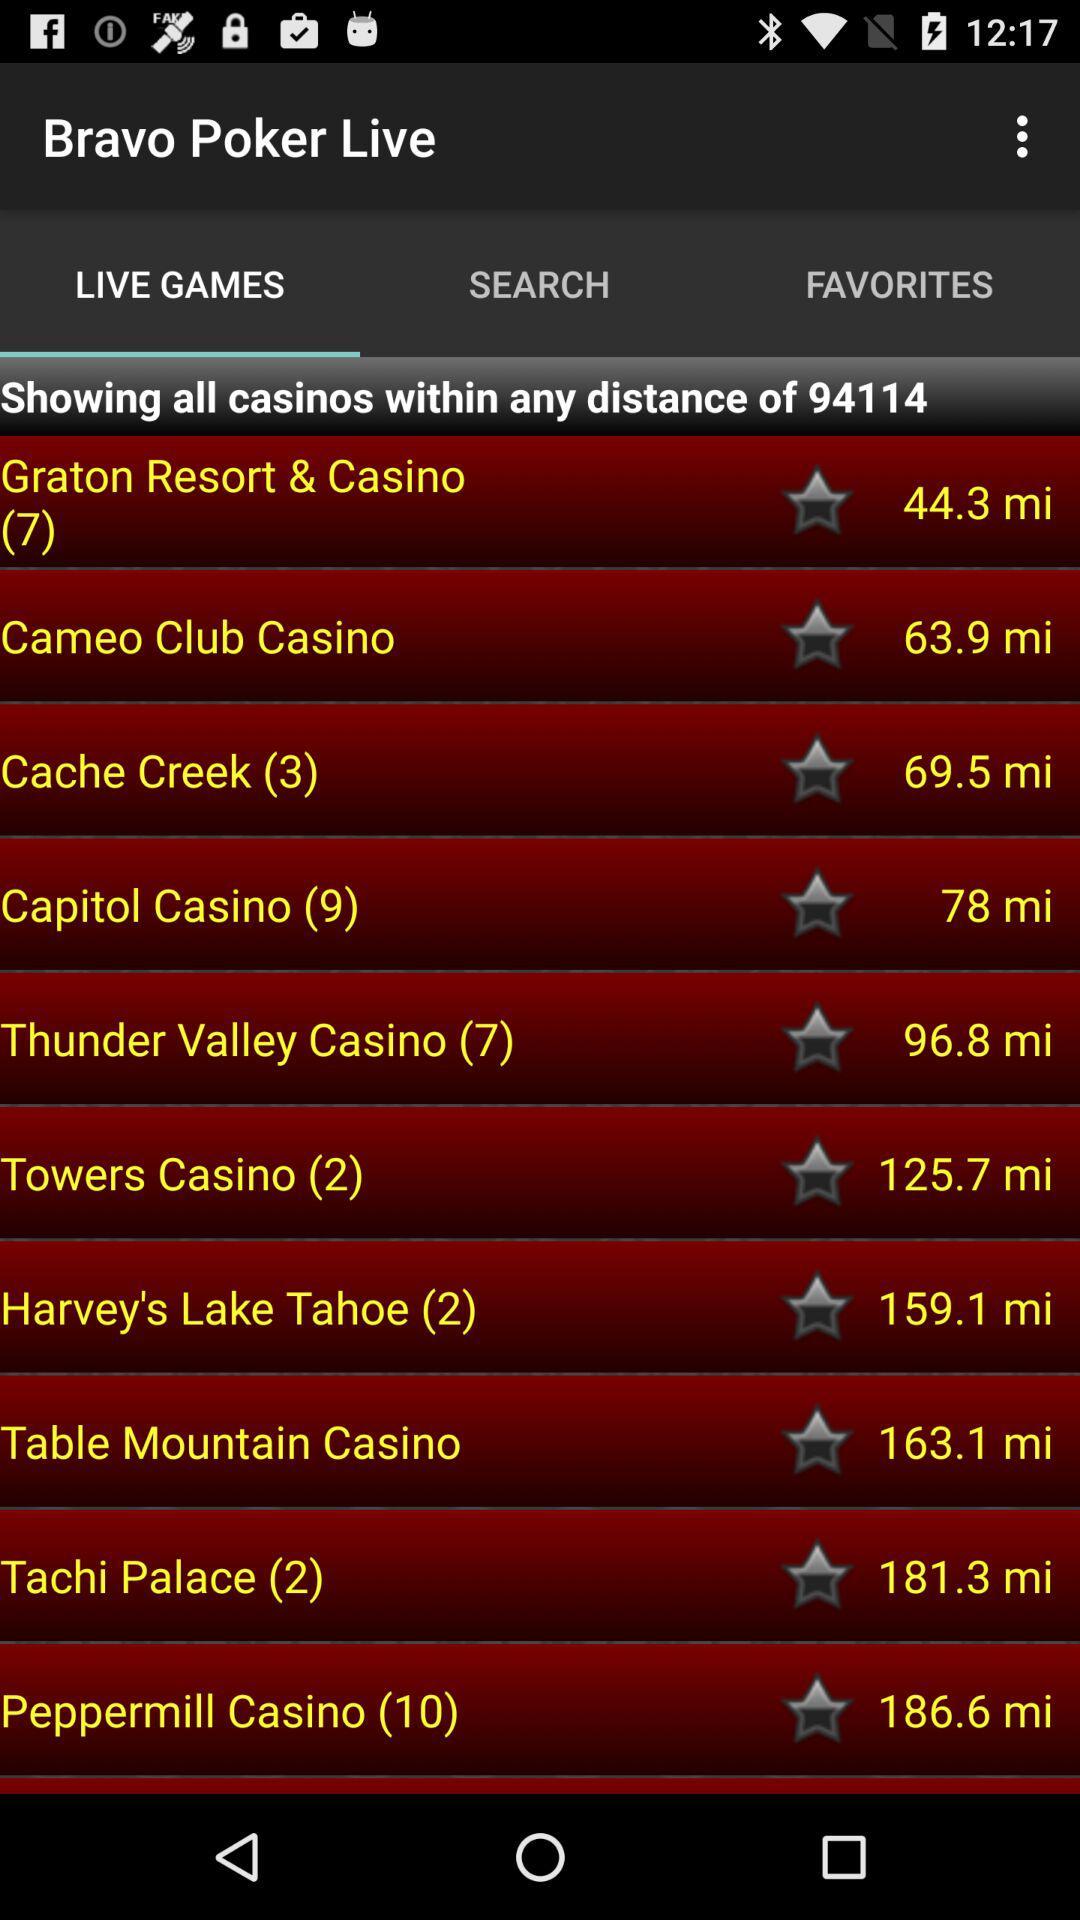  Describe the element at coordinates (817, 1172) in the screenshot. I see `this casino` at that location.